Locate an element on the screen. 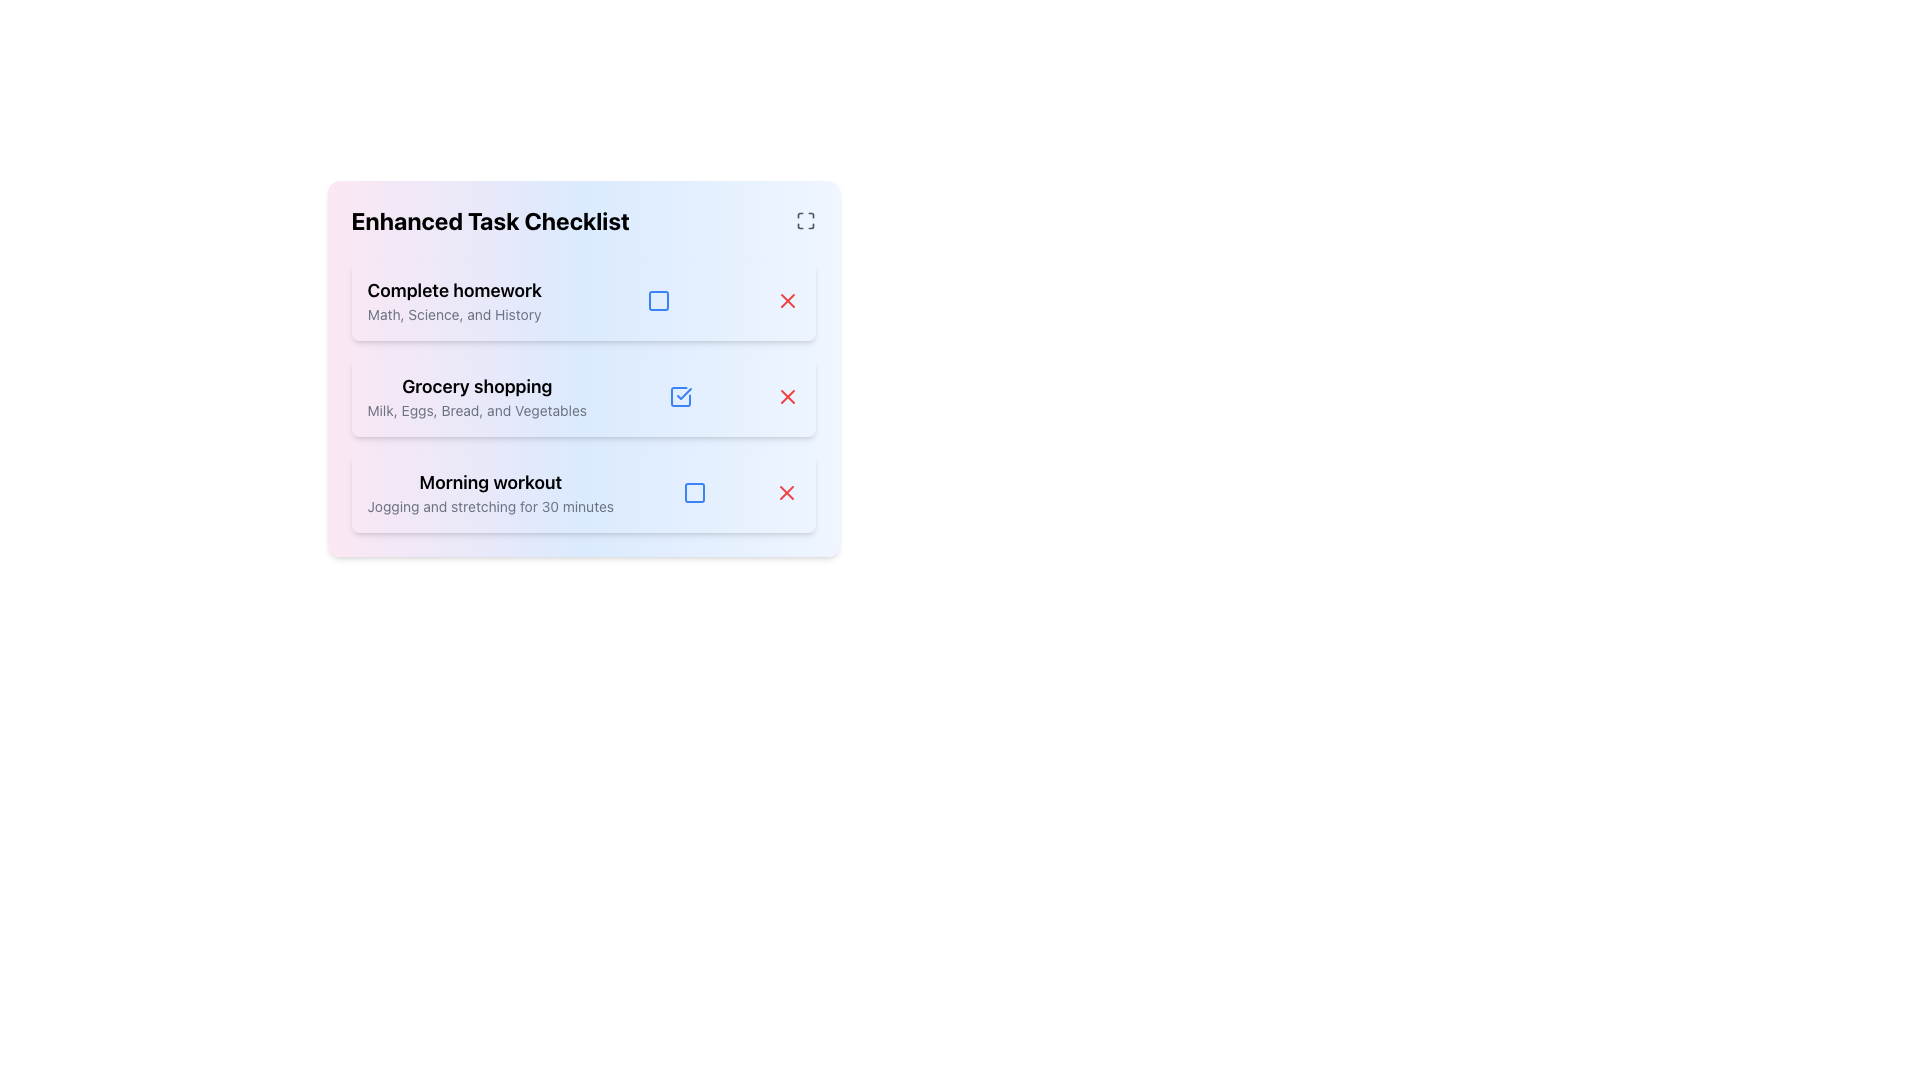 The width and height of the screenshot is (1920, 1080). the text element displaying 'Milk, Eggs, Bread, and Vegetables' located below the 'Grocery shopping' label in the checklist interface is located at coordinates (476, 410).